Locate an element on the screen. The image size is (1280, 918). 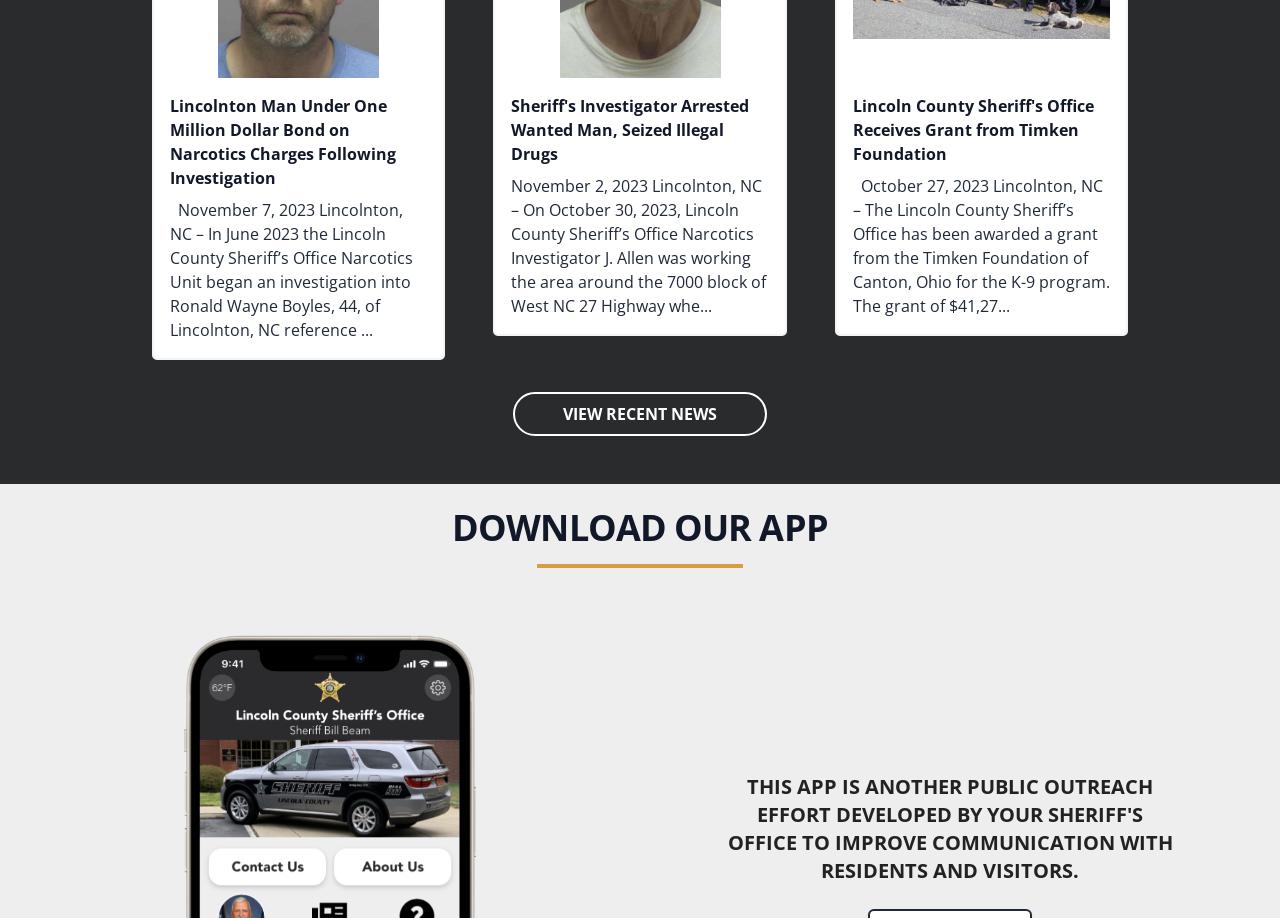
'DOWNLOAD OUR APP' is located at coordinates (638, 526).